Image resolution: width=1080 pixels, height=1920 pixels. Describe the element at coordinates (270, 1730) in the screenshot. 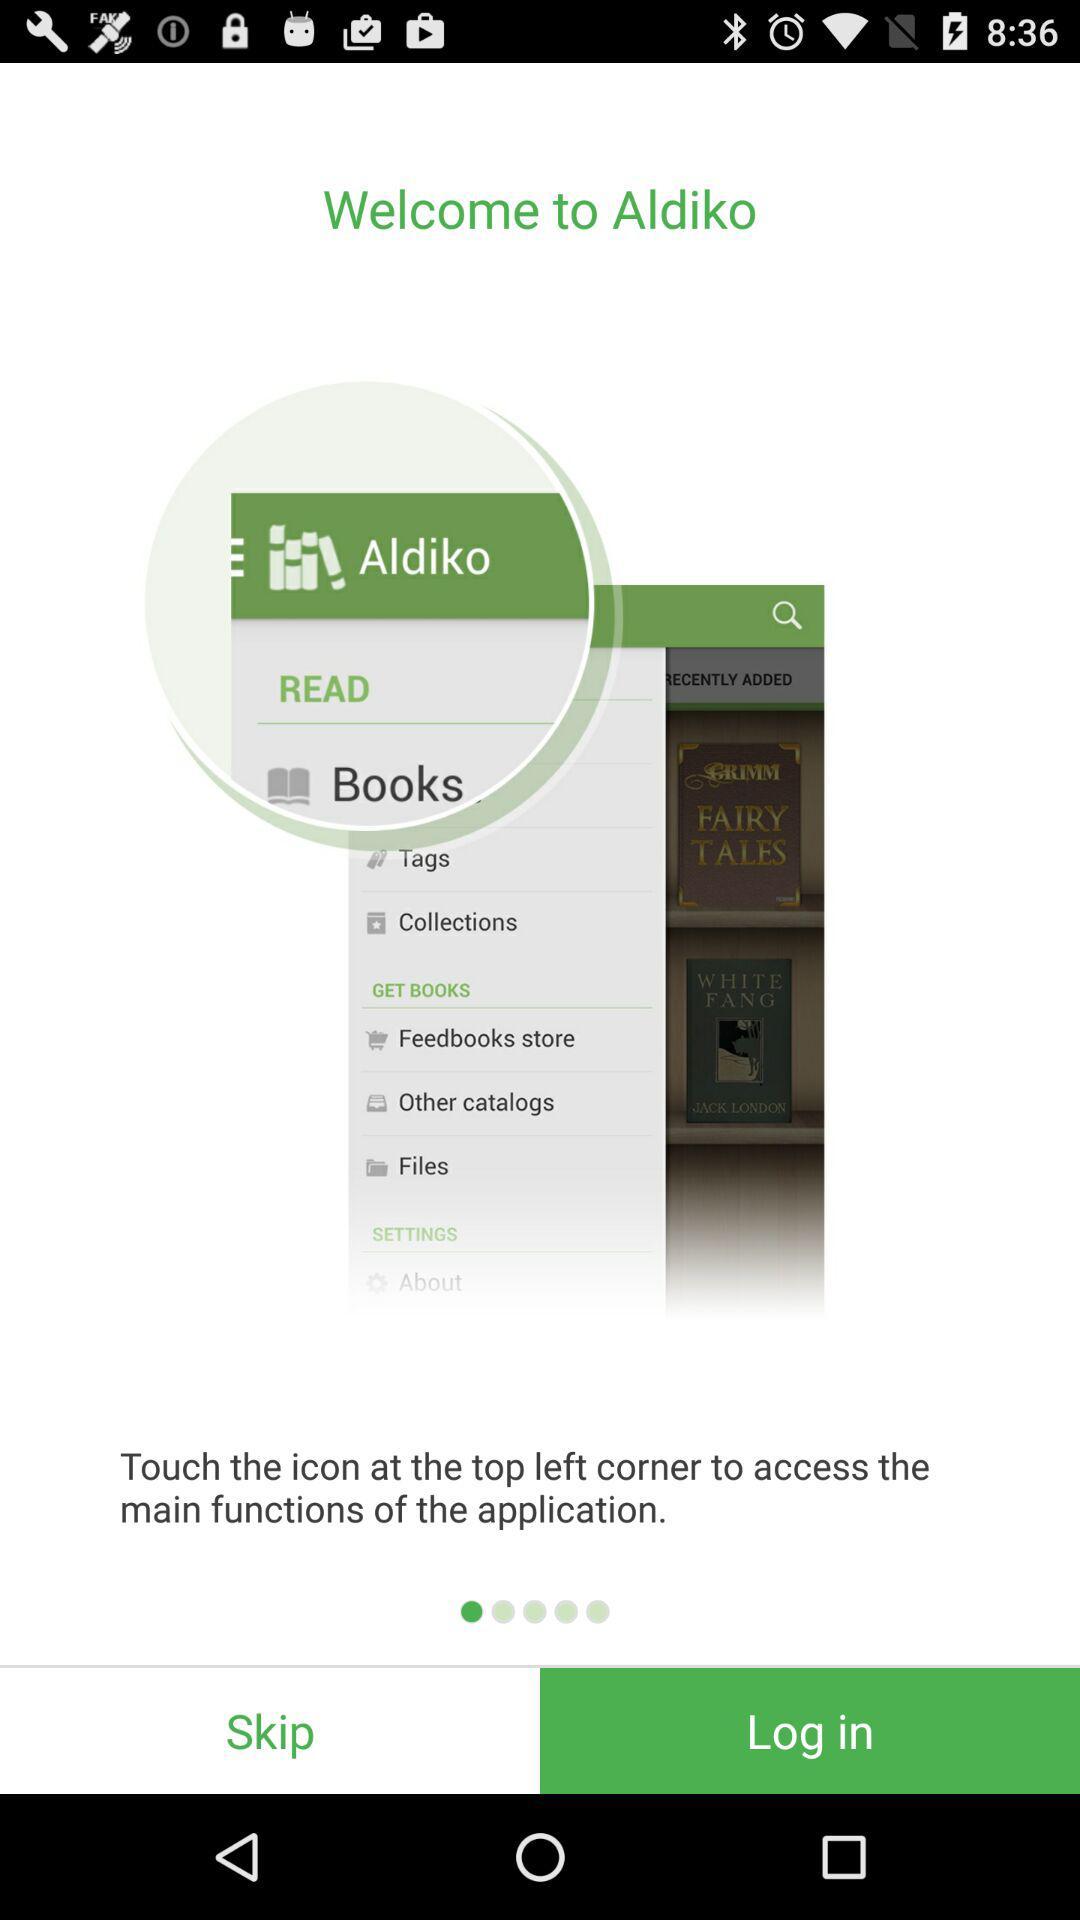

I see `item to the left of the log in item` at that location.